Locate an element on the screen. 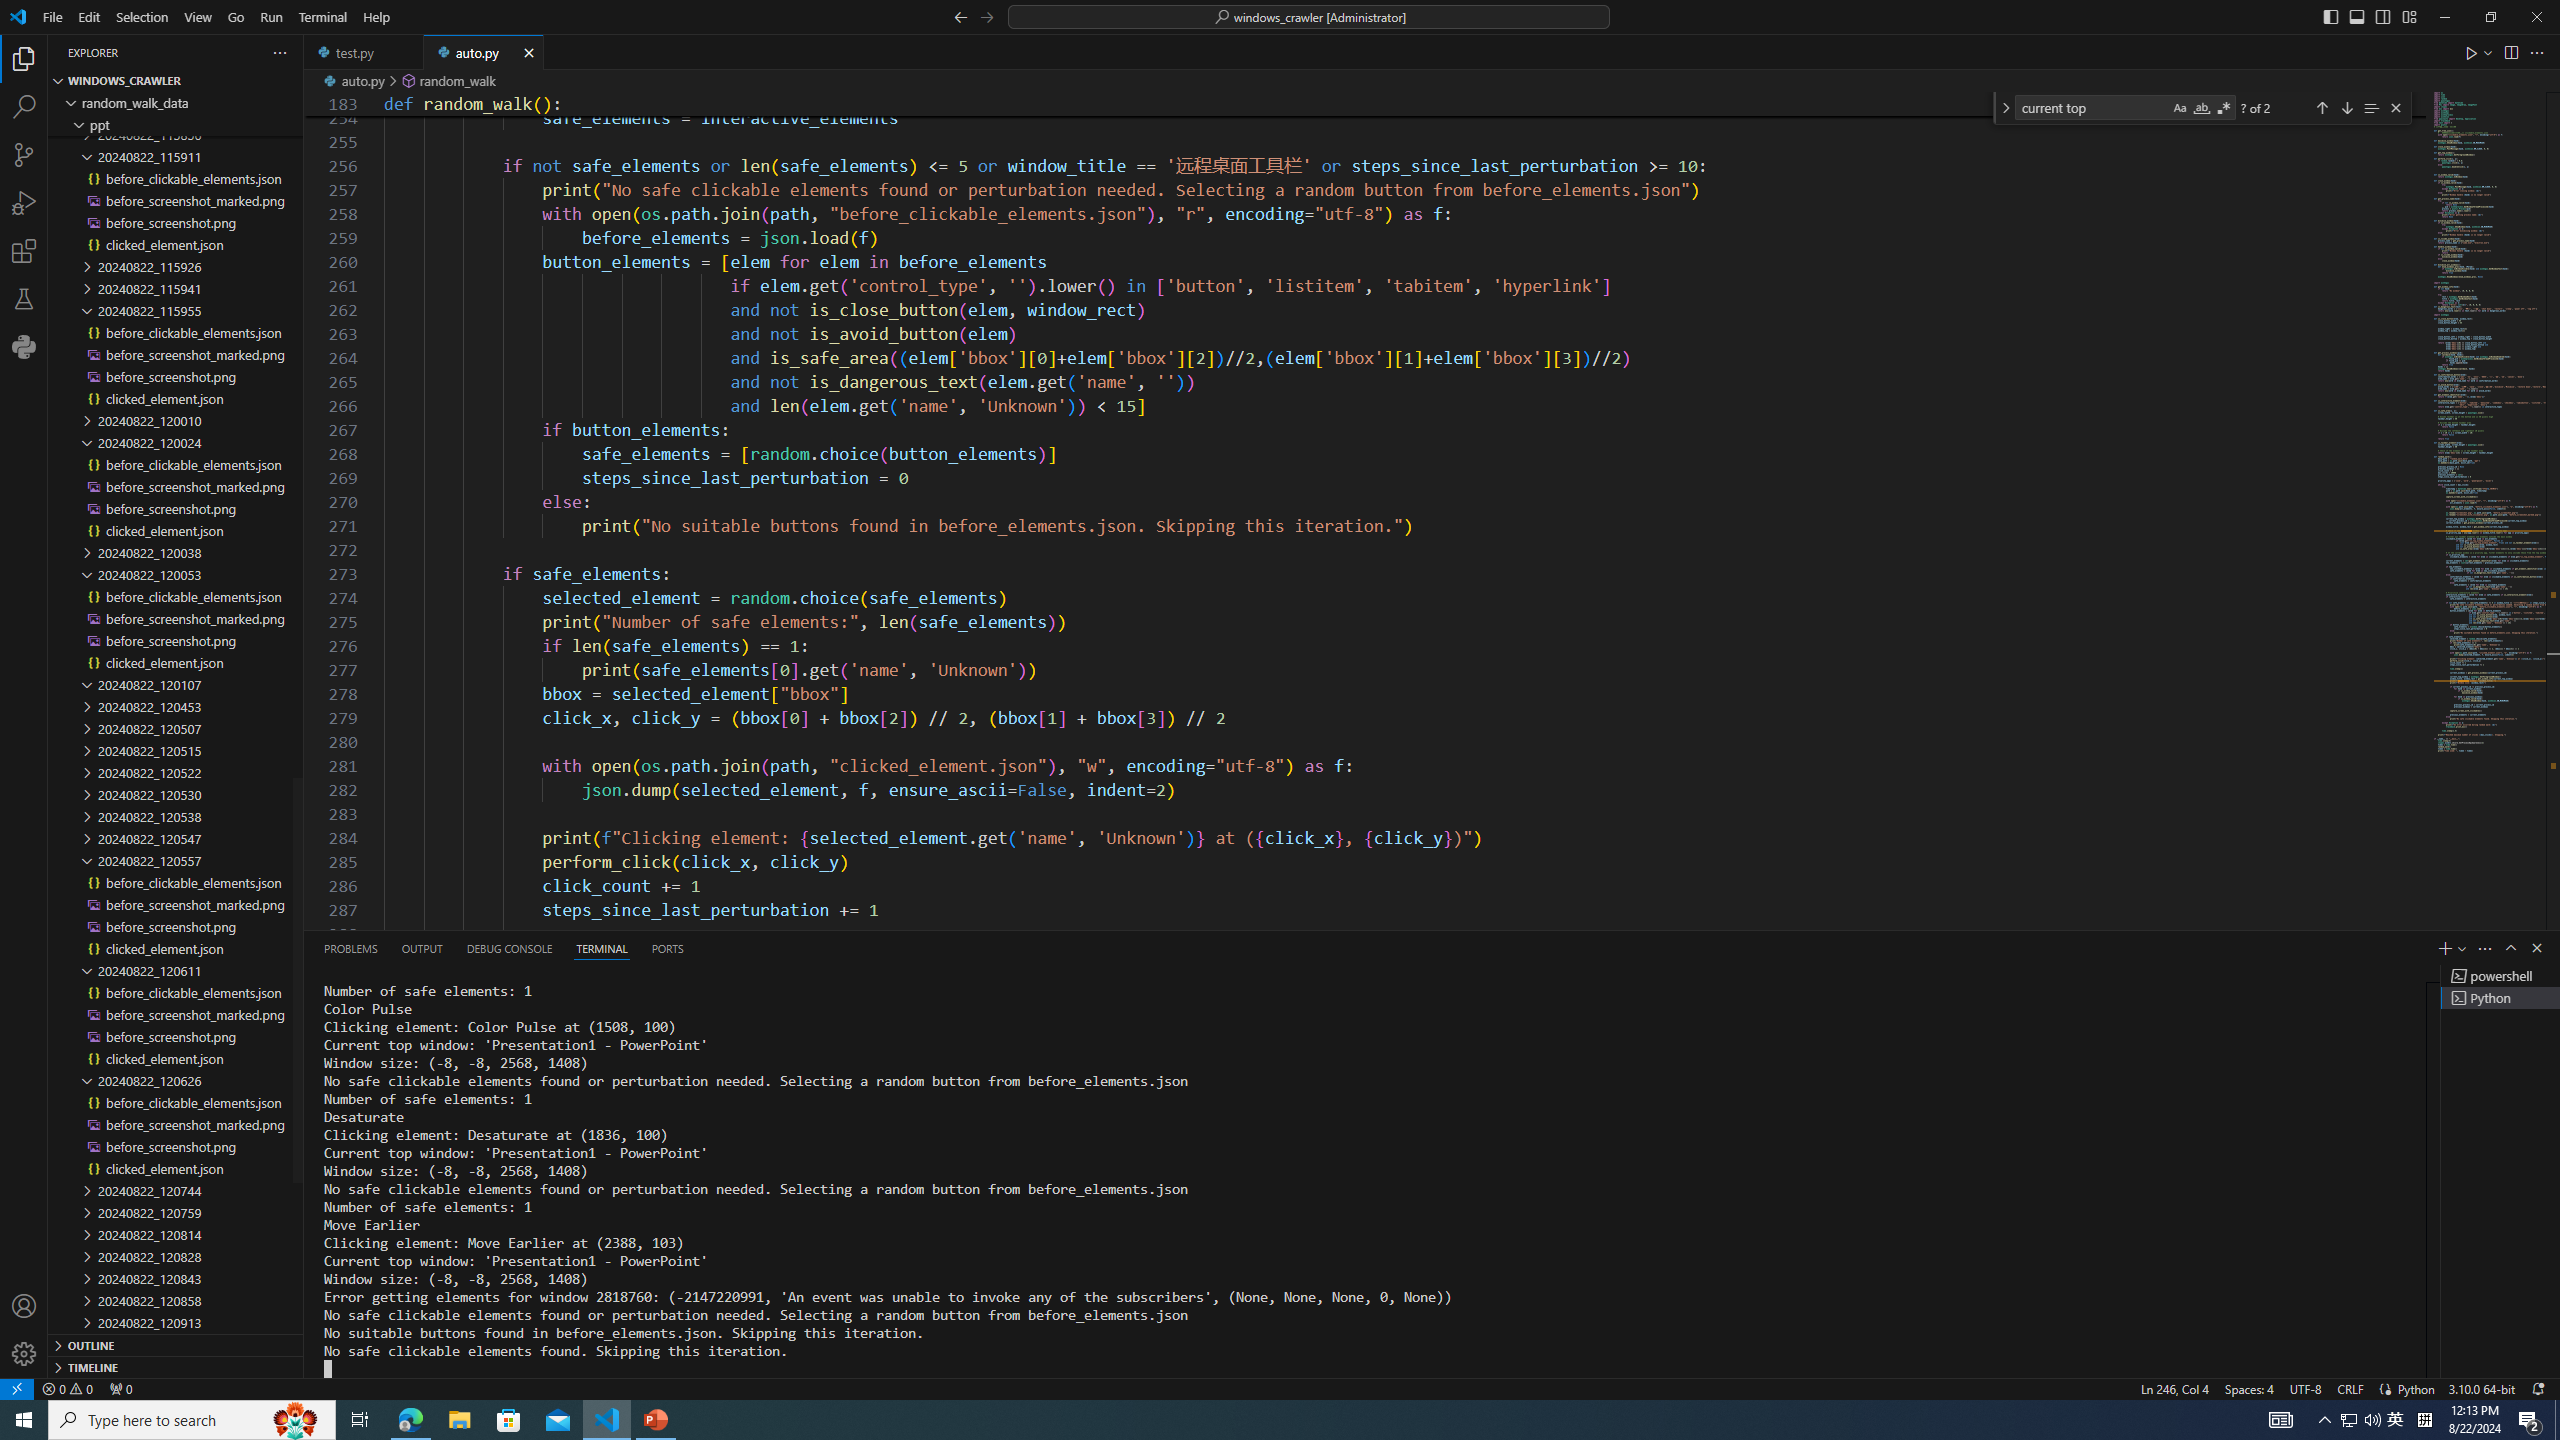  'Close (Ctrl+F4)' is located at coordinates (529, 51).